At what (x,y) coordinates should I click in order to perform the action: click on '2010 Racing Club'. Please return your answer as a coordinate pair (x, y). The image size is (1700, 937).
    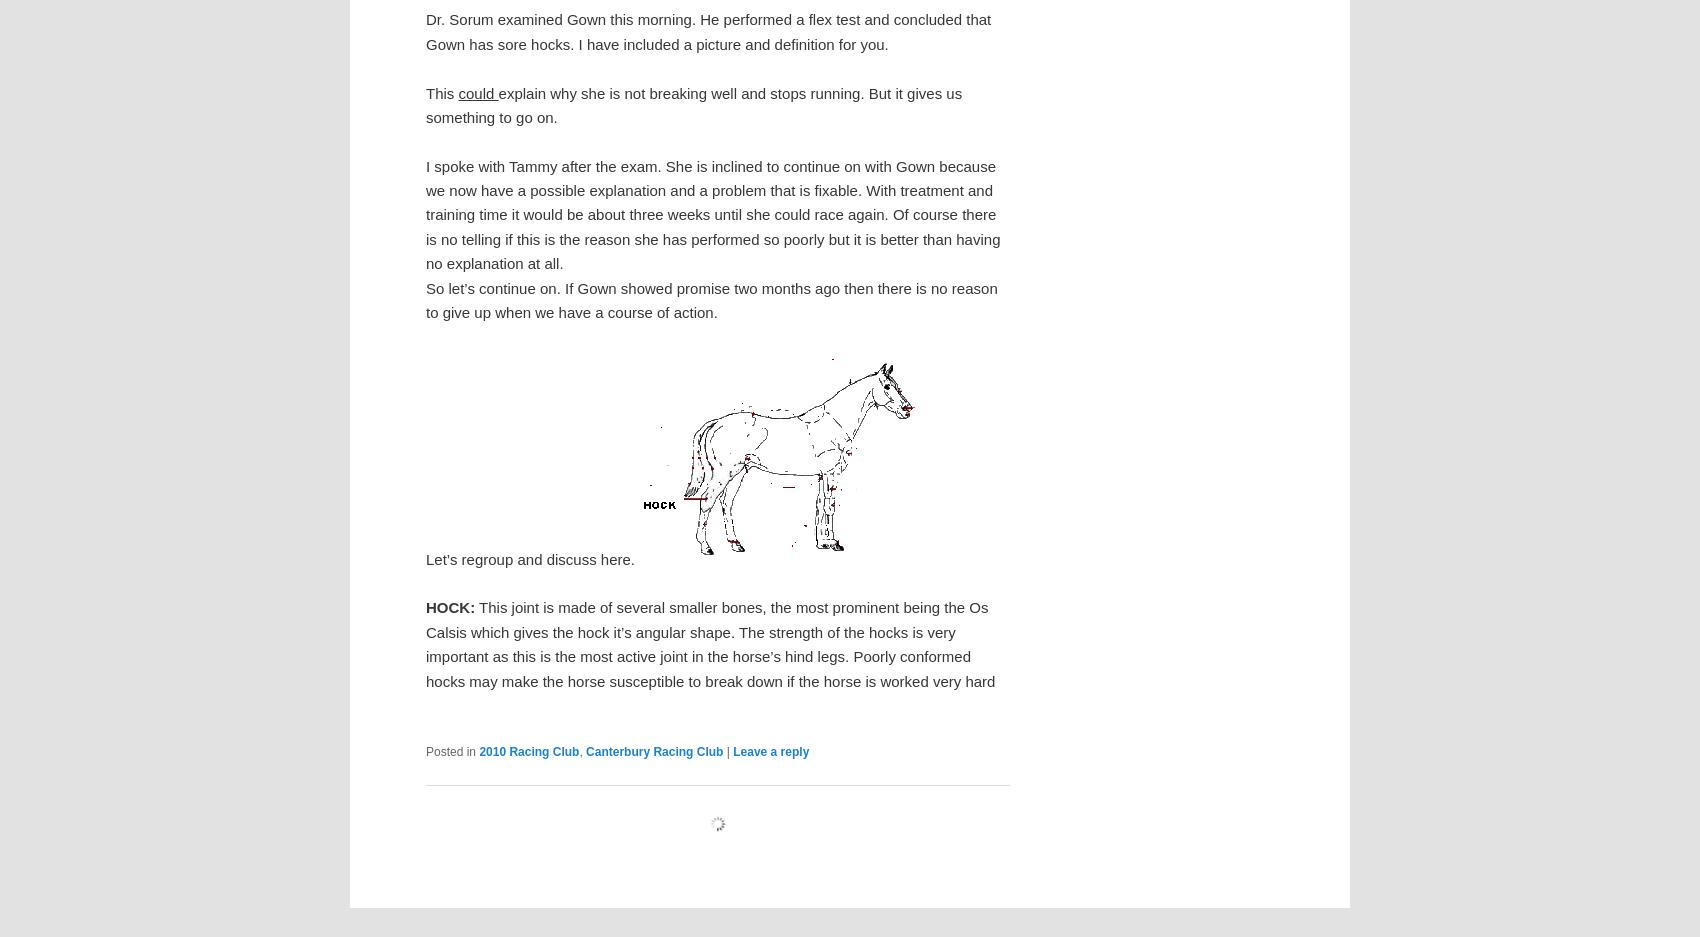
    Looking at the image, I should click on (479, 750).